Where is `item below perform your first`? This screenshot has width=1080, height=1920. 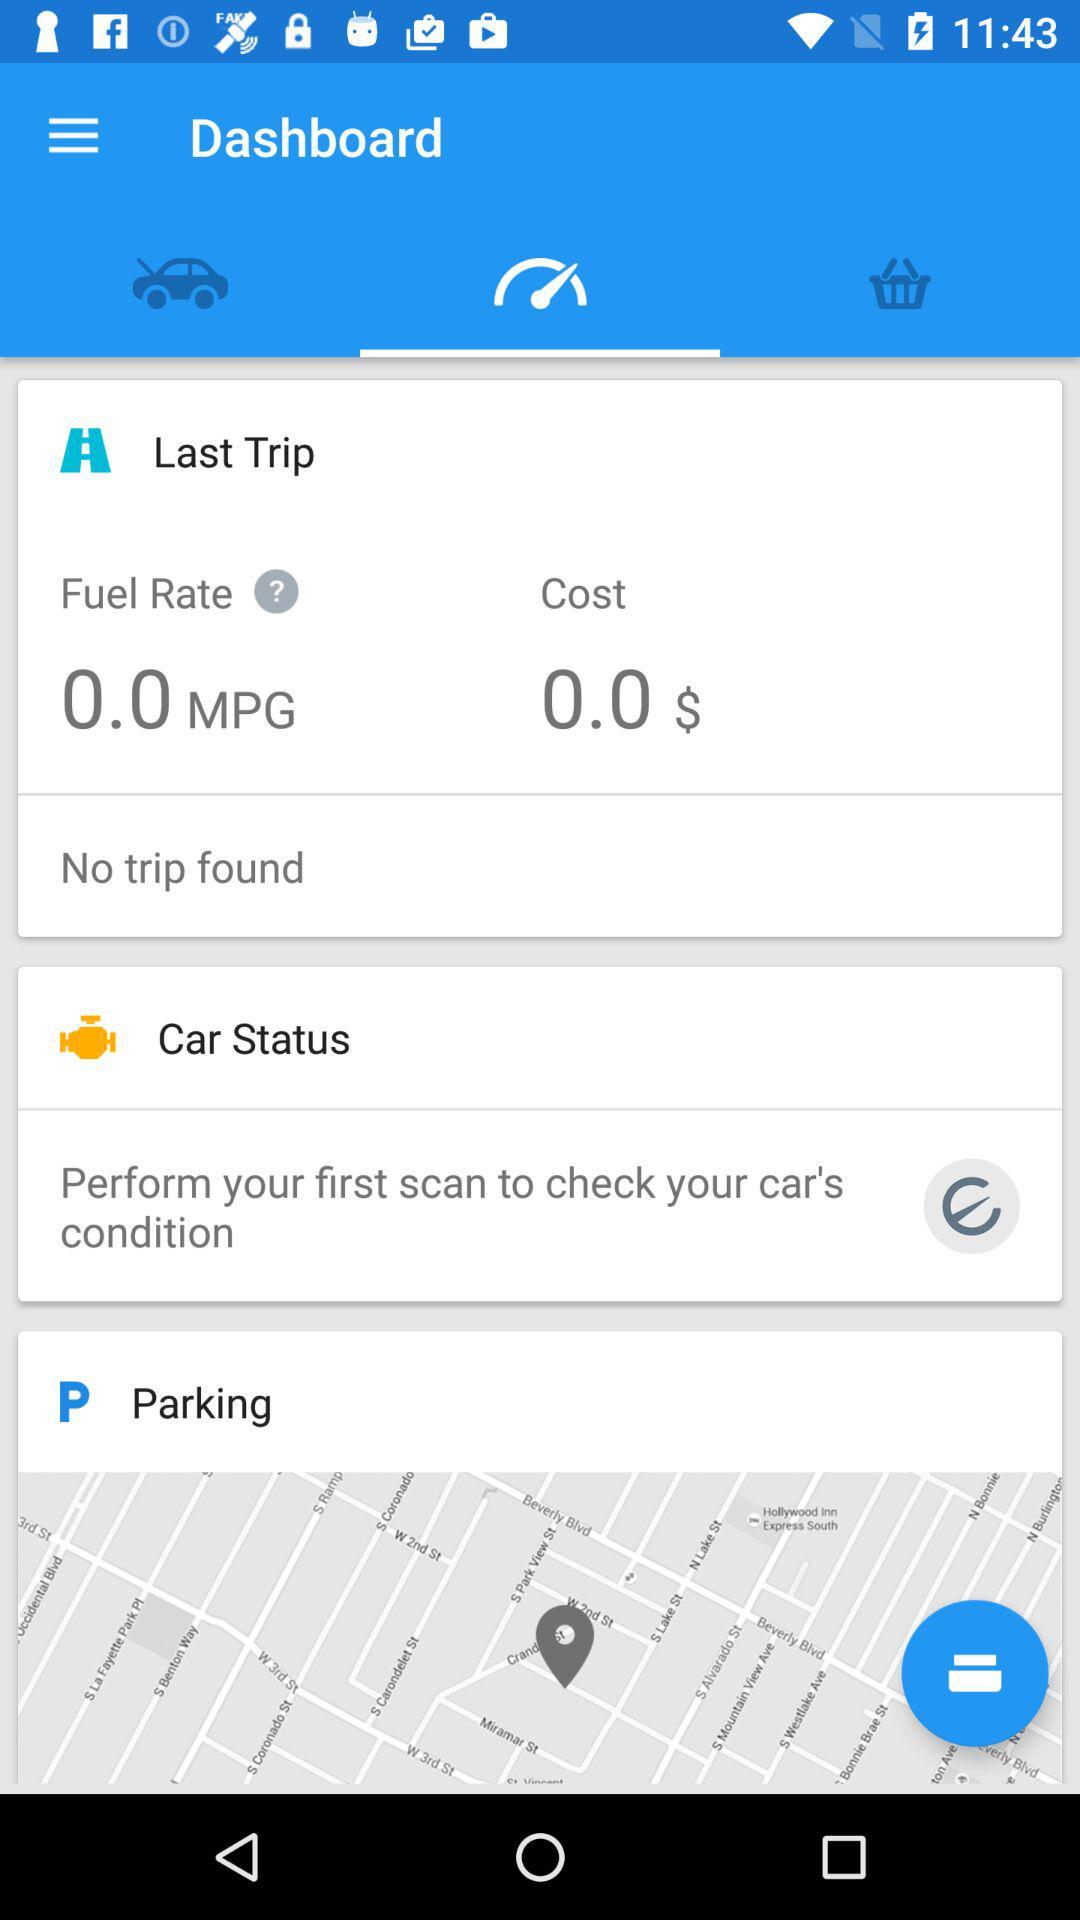 item below perform your first is located at coordinates (974, 1673).